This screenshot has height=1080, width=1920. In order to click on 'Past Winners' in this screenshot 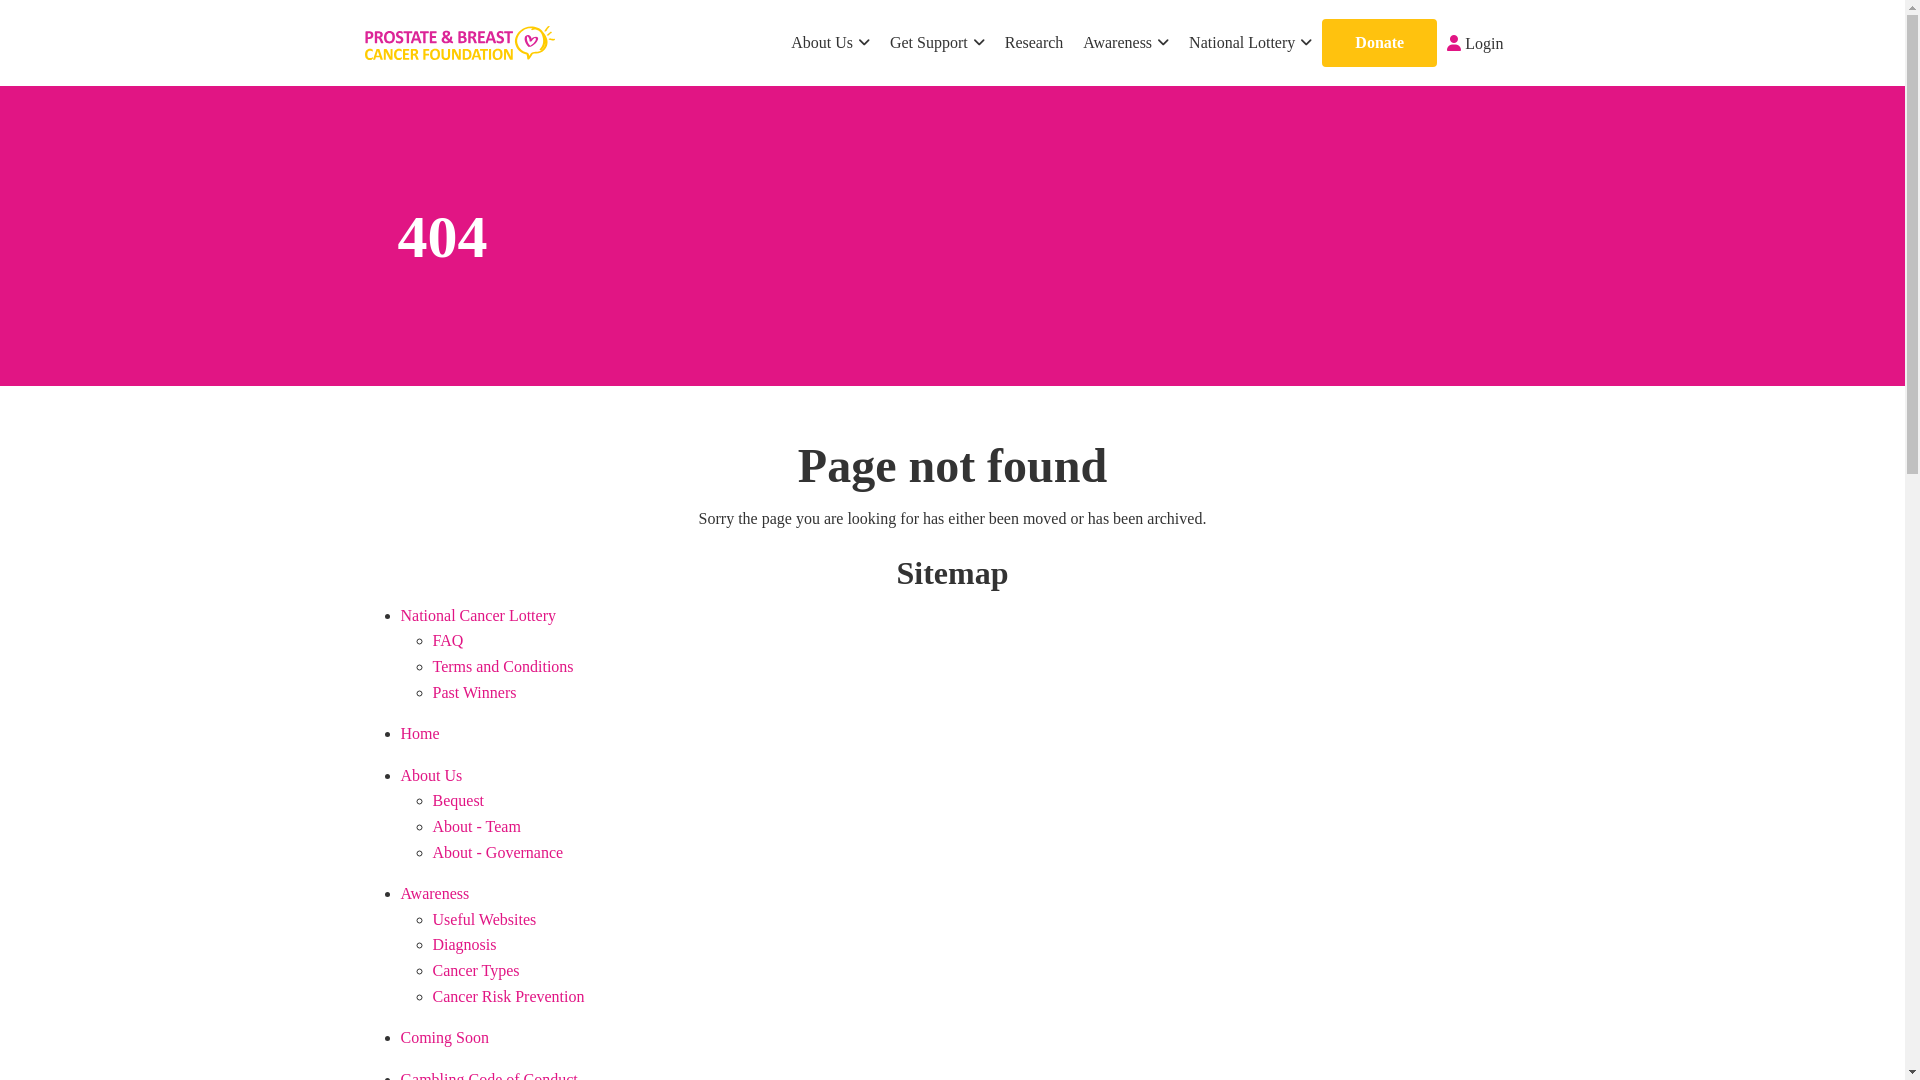, I will do `click(473, 691)`.